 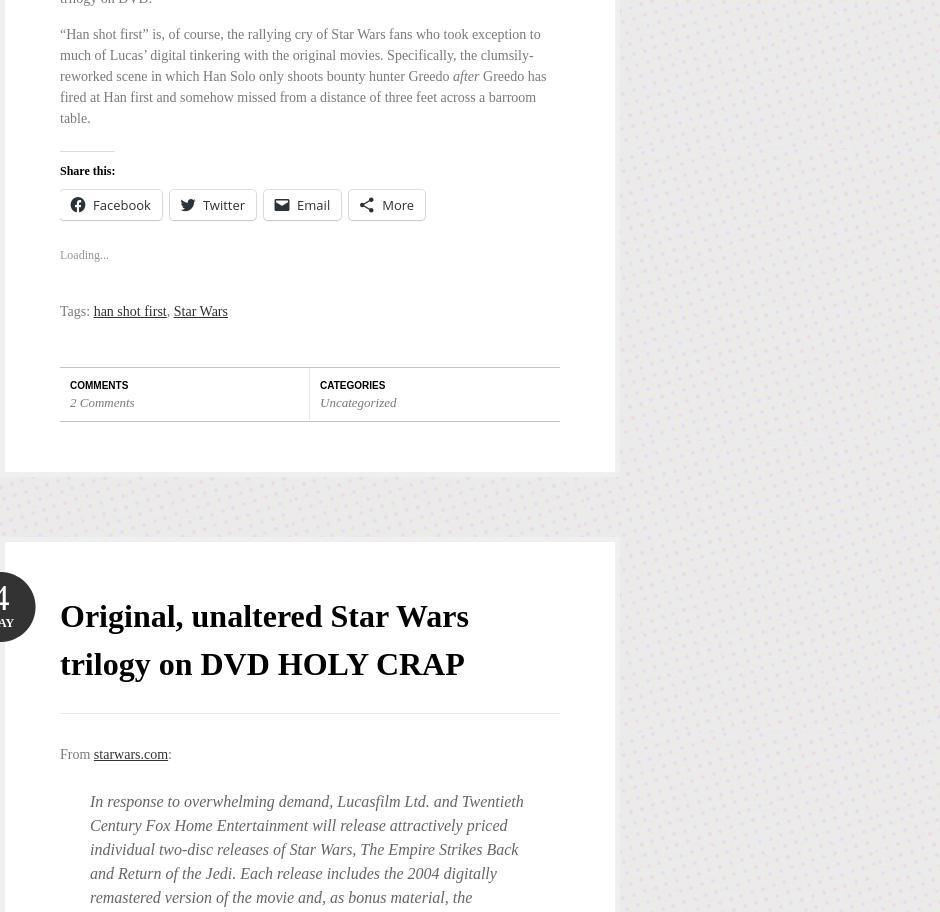 What do you see at coordinates (75, 311) in the screenshot?
I see `'Tags:'` at bounding box center [75, 311].